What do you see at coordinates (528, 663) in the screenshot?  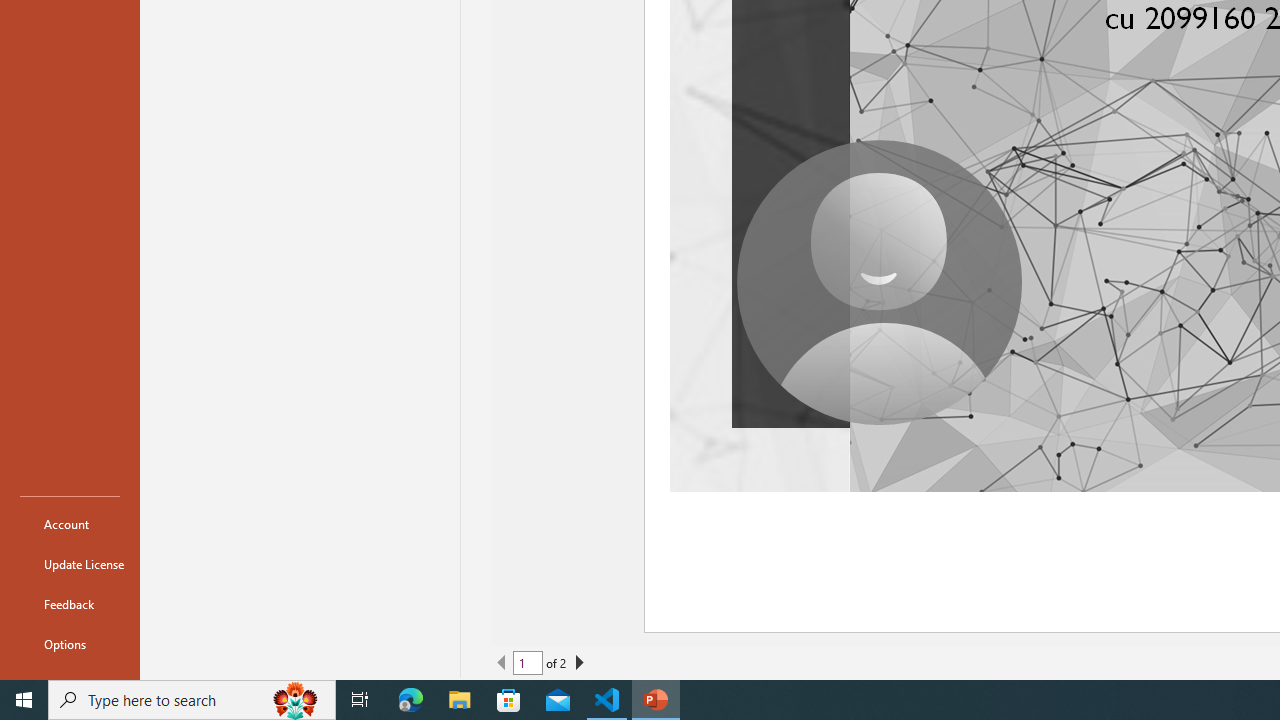 I see `'Current Page'` at bounding box center [528, 663].